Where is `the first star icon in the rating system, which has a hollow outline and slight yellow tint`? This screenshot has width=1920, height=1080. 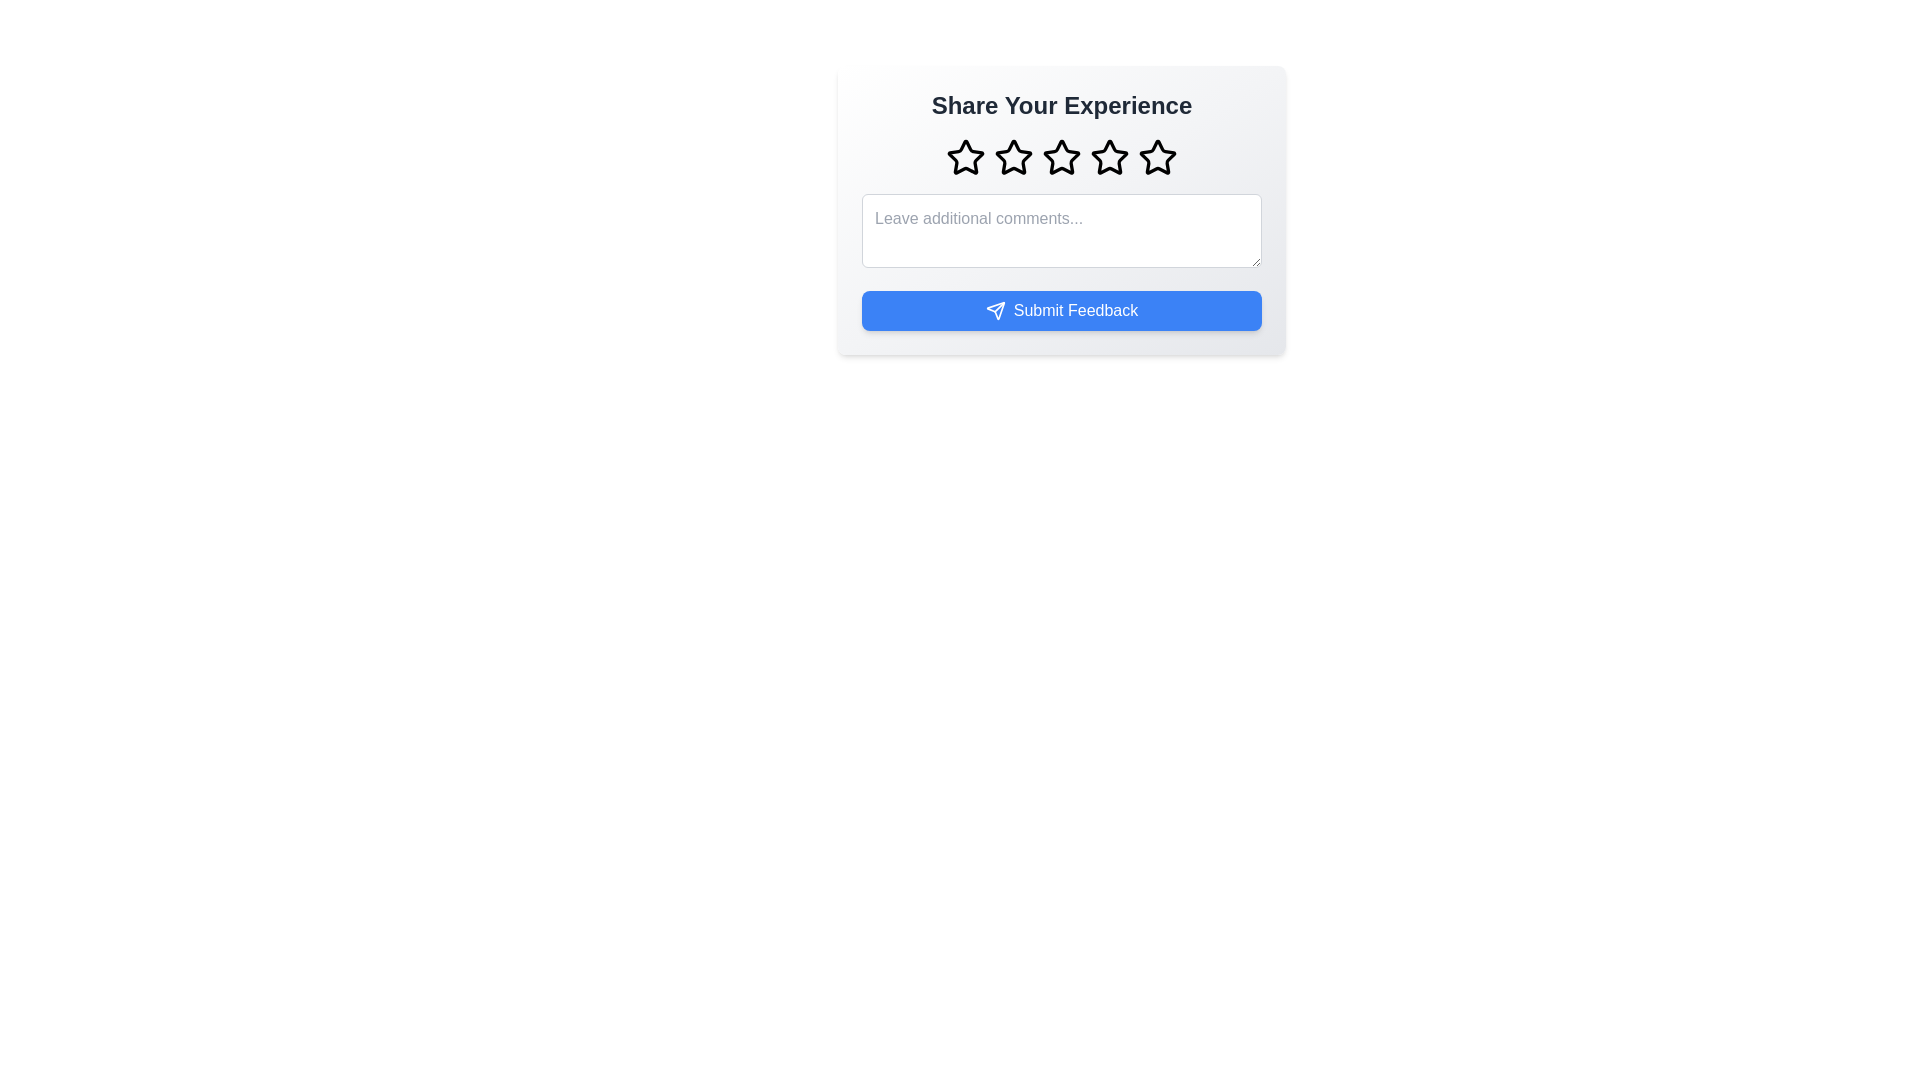
the first star icon in the rating system, which has a hollow outline and slight yellow tint is located at coordinates (965, 157).